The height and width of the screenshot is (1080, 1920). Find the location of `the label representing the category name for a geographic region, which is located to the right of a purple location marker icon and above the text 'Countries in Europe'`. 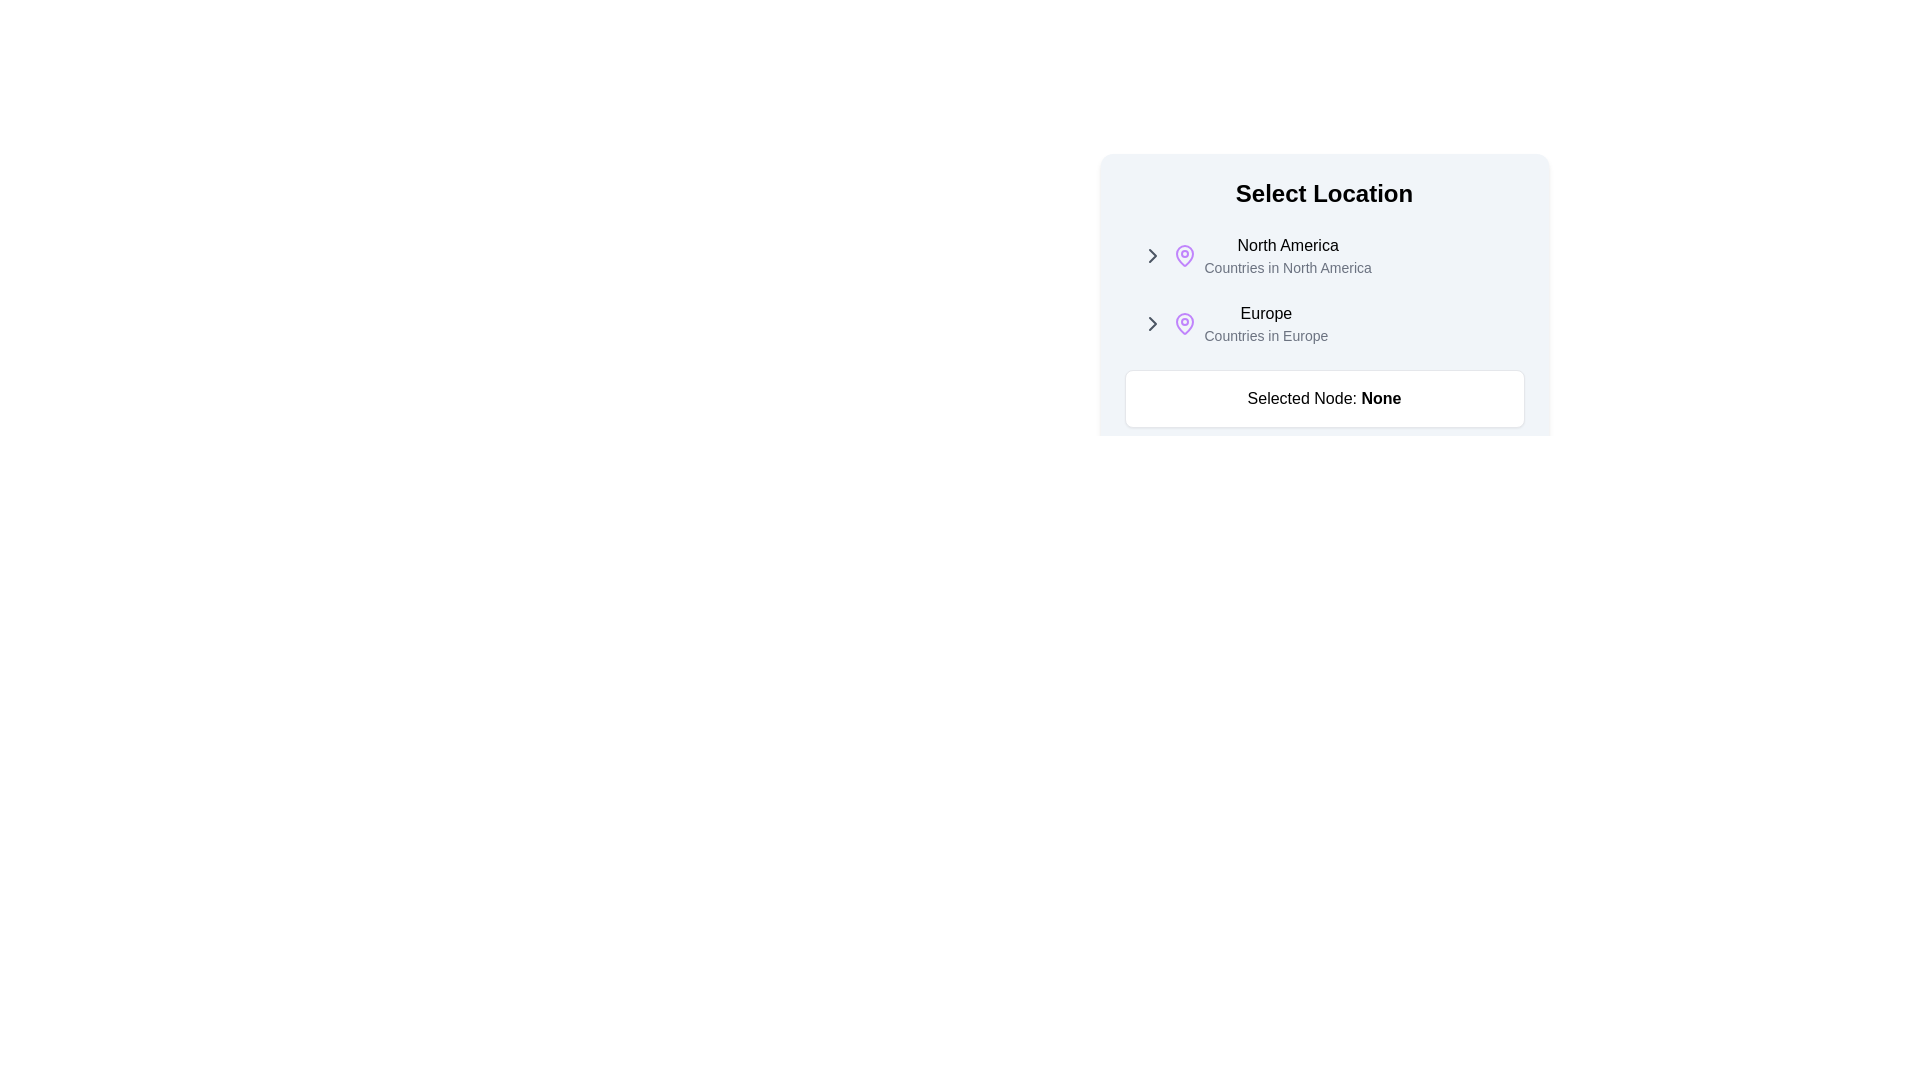

the label representing the category name for a geographic region, which is located to the right of a purple location marker icon and above the text 'Countries in Europe' is located at coordinates (1265, 313).